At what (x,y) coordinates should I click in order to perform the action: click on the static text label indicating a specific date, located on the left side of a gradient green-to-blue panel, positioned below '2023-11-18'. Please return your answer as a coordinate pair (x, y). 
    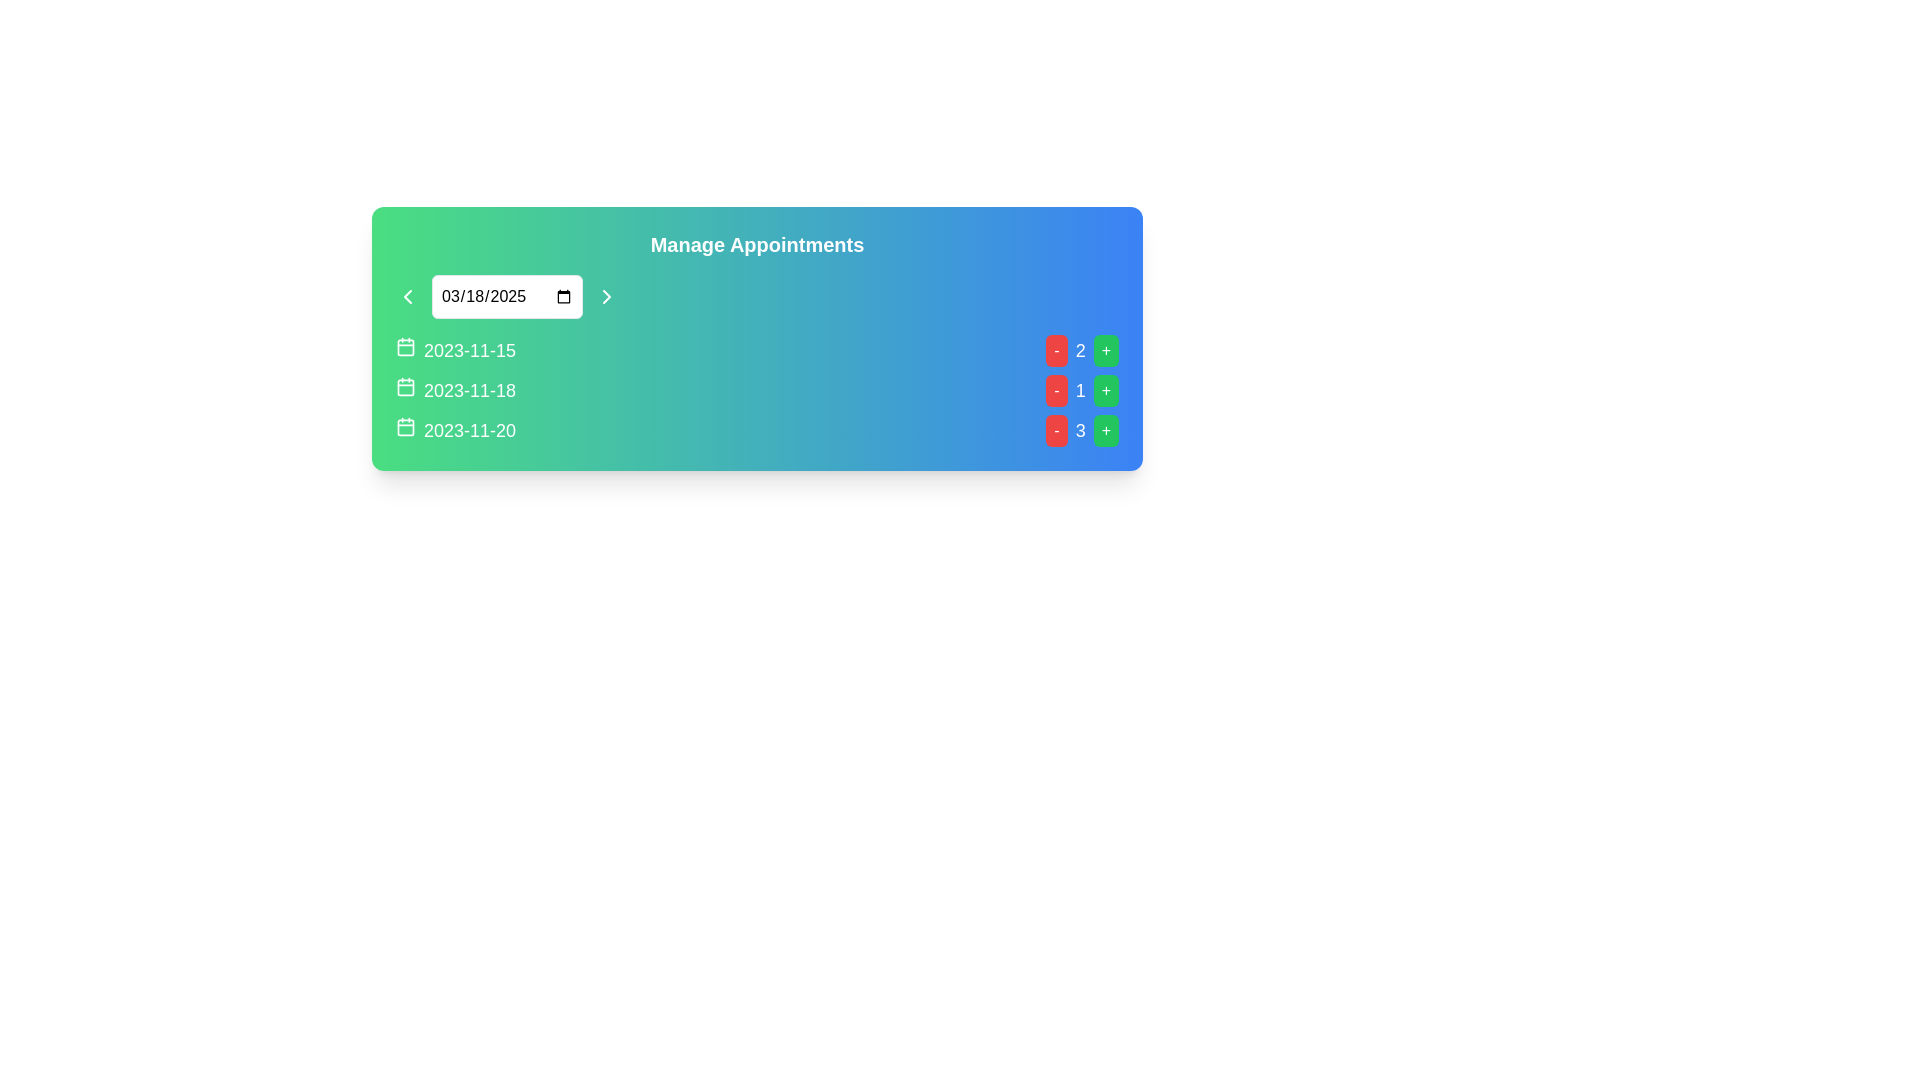
    Looking at the image, I should click on (469, 430).